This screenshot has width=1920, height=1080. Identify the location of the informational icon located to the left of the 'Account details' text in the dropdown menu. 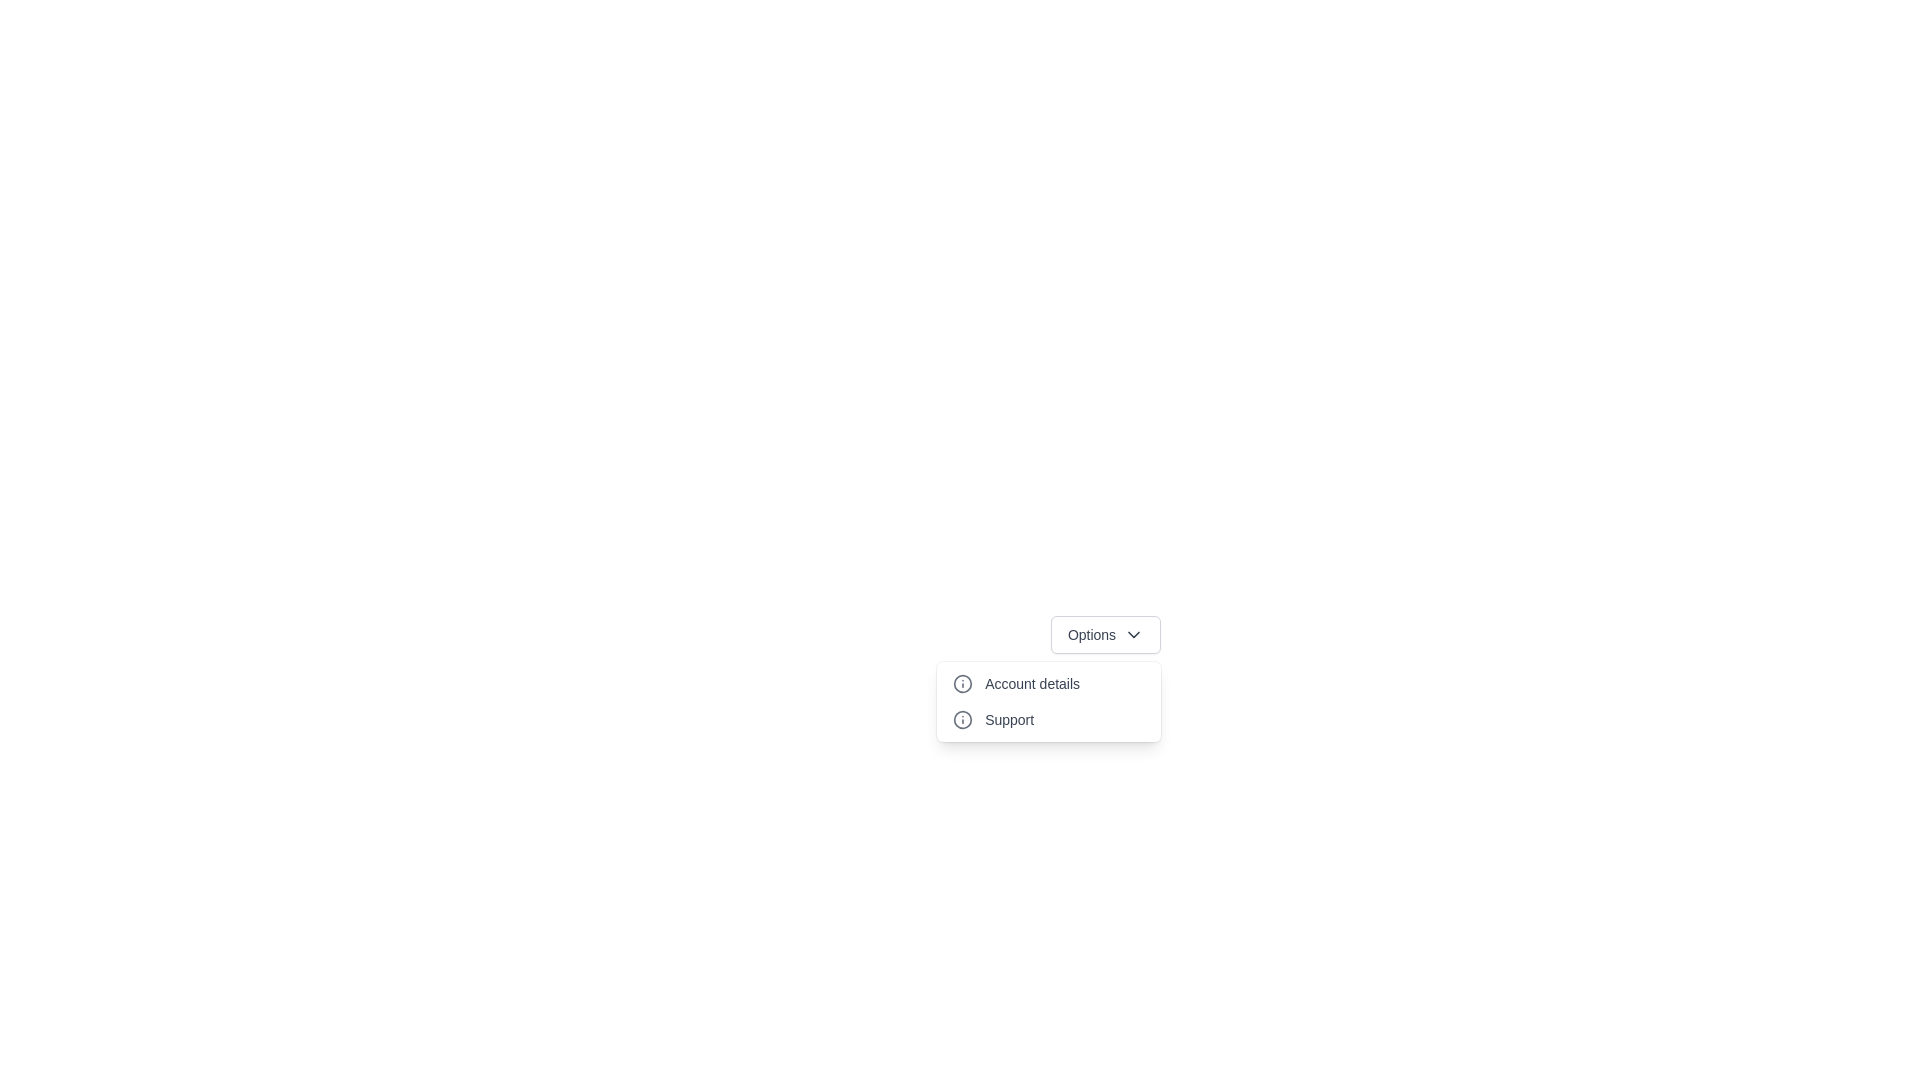
(963, 682).